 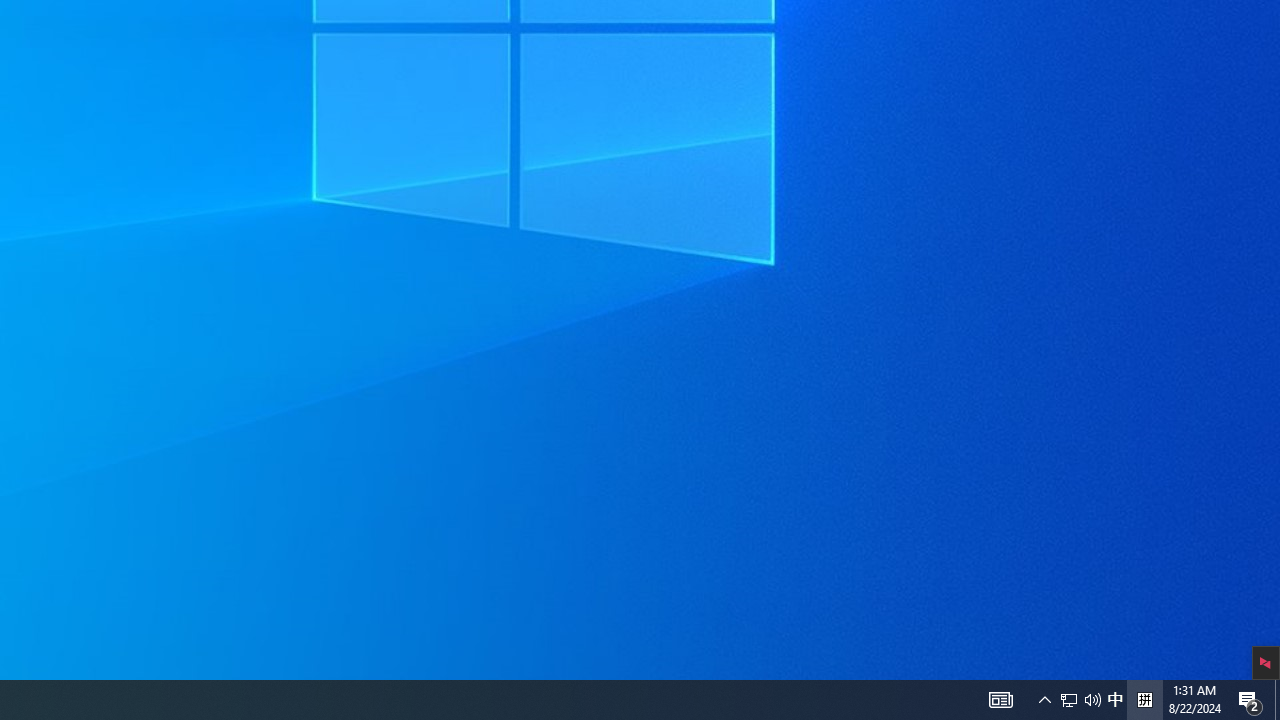 I want to click on 'User Promoted Notification Area', so click(x=1079, y=698).